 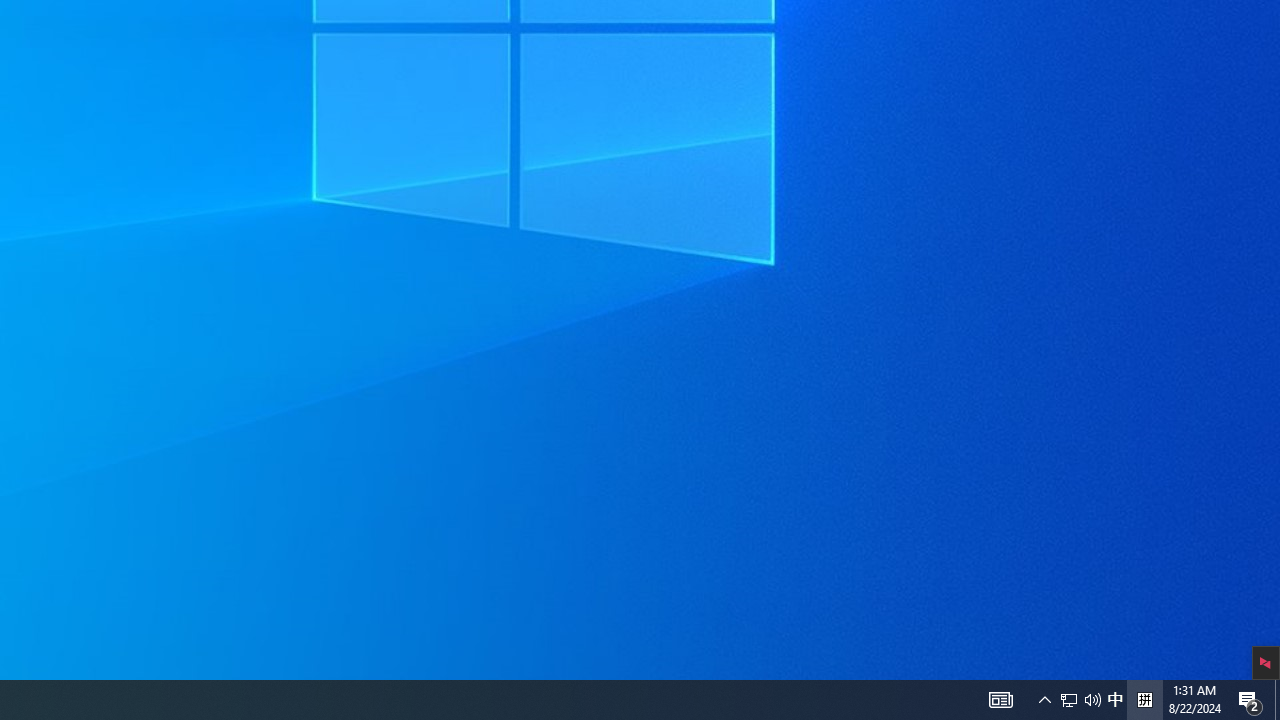 I want to click on 'User Promoted Notification Area', so click(x=1079, y=698).